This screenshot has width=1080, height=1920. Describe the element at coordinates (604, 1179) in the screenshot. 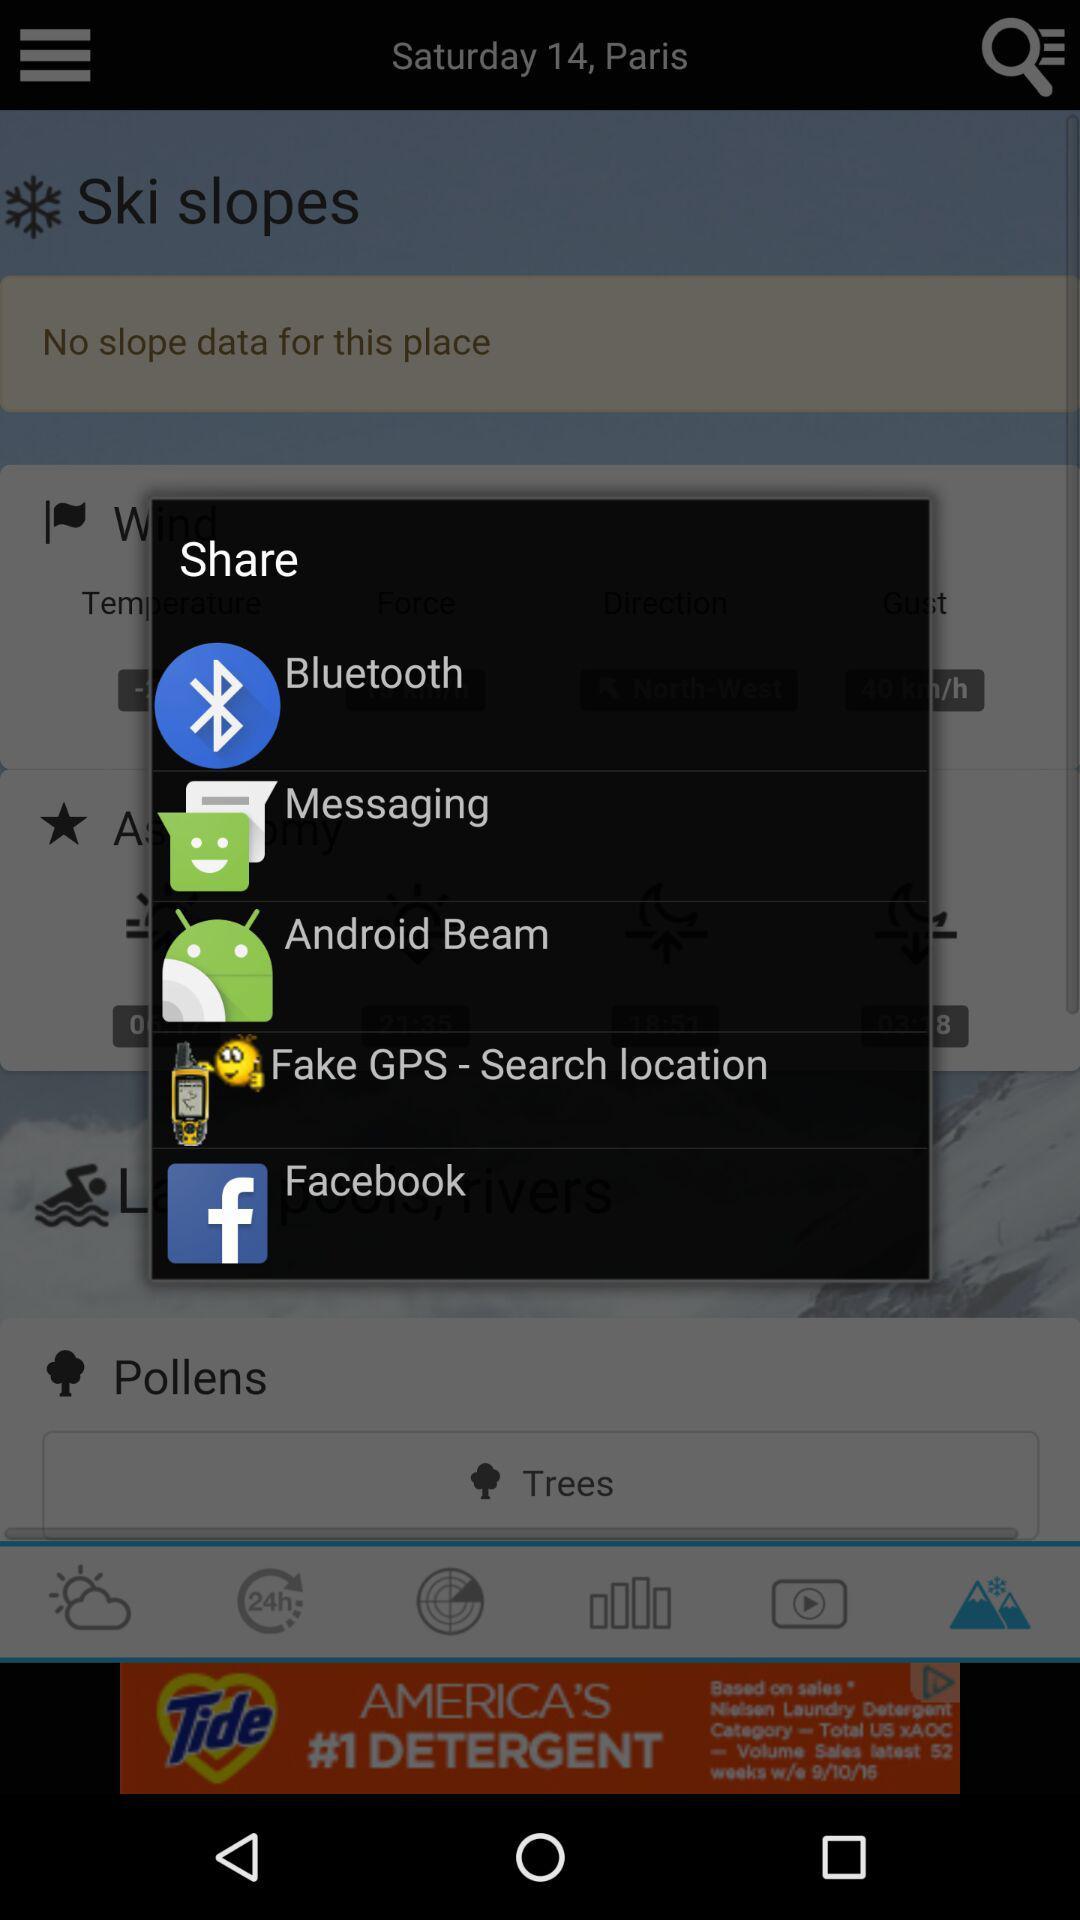

I see `facebook` at that location.